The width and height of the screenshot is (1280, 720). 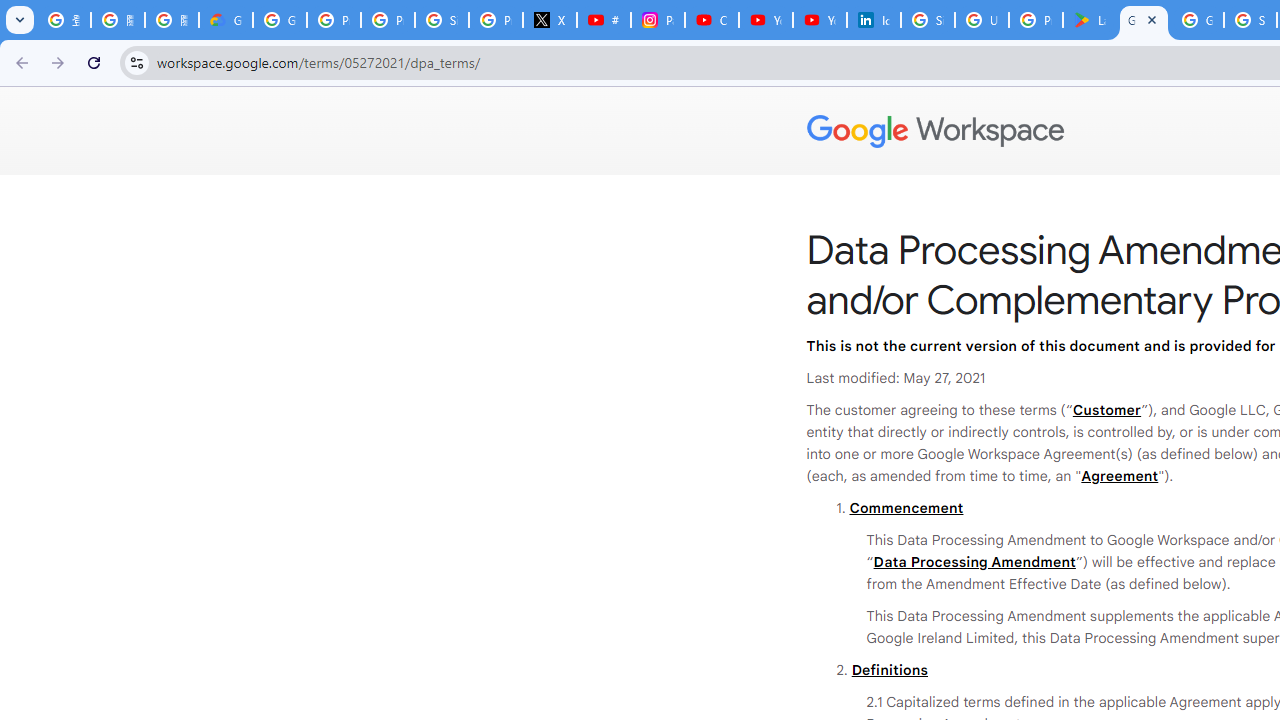 I want to click on 'Last Shelter: Survival - Apps on Google Play', so click(x=1088, y=20).